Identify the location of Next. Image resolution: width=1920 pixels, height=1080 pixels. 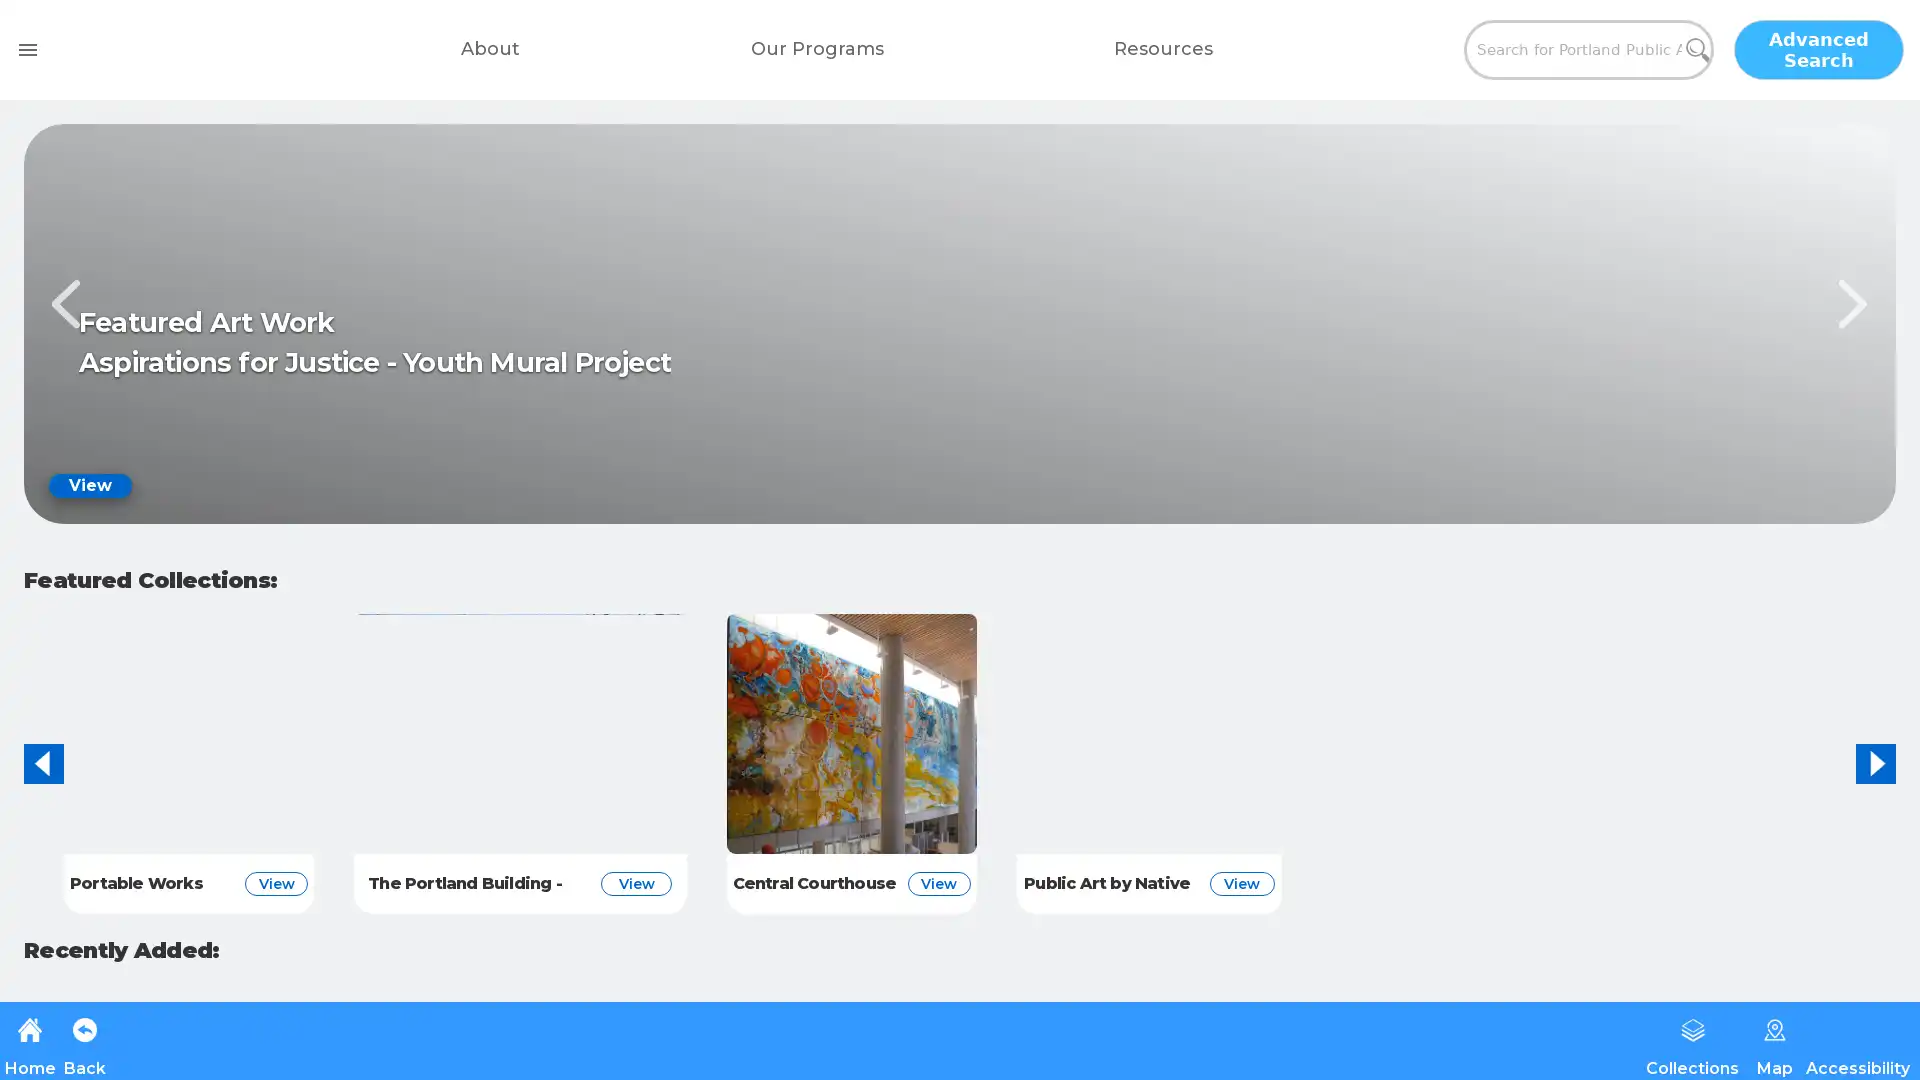
(1852, 304).